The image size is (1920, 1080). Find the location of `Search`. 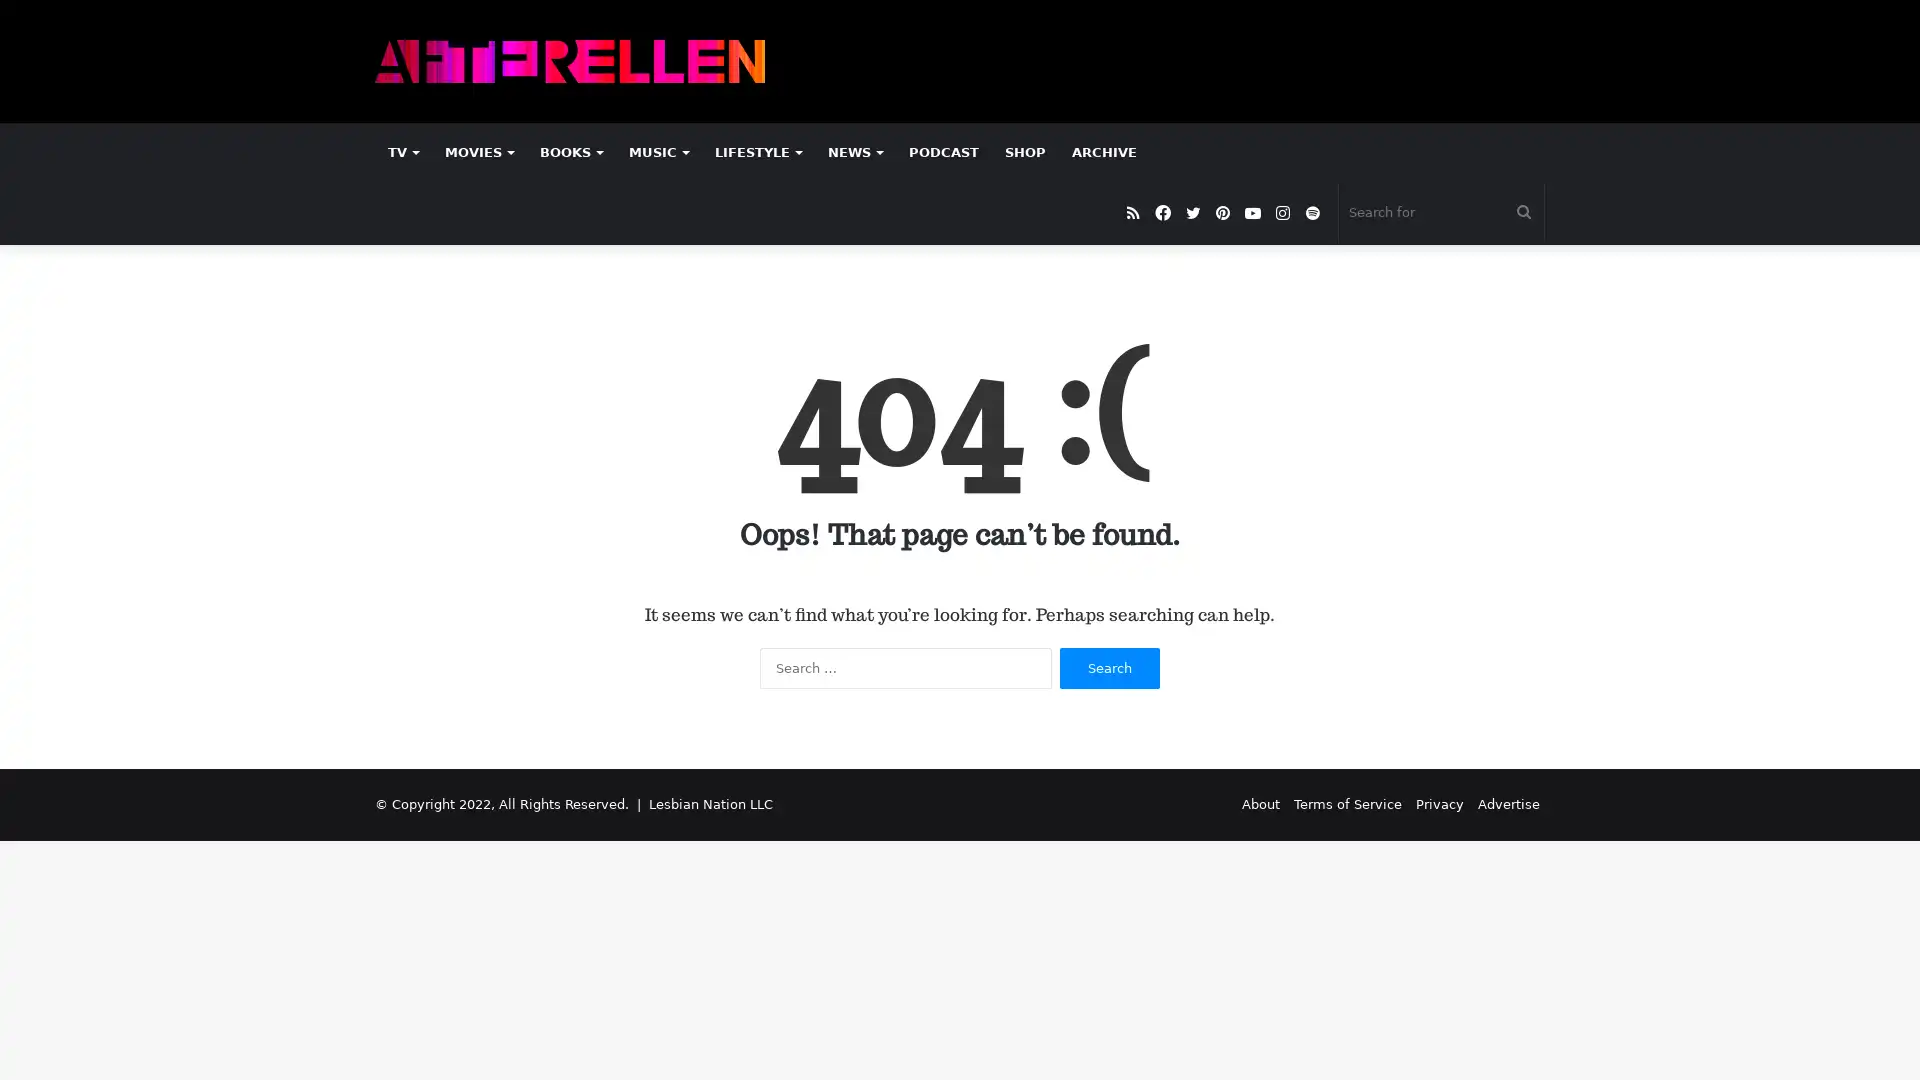

Search is located at coordinates (1108, 667).